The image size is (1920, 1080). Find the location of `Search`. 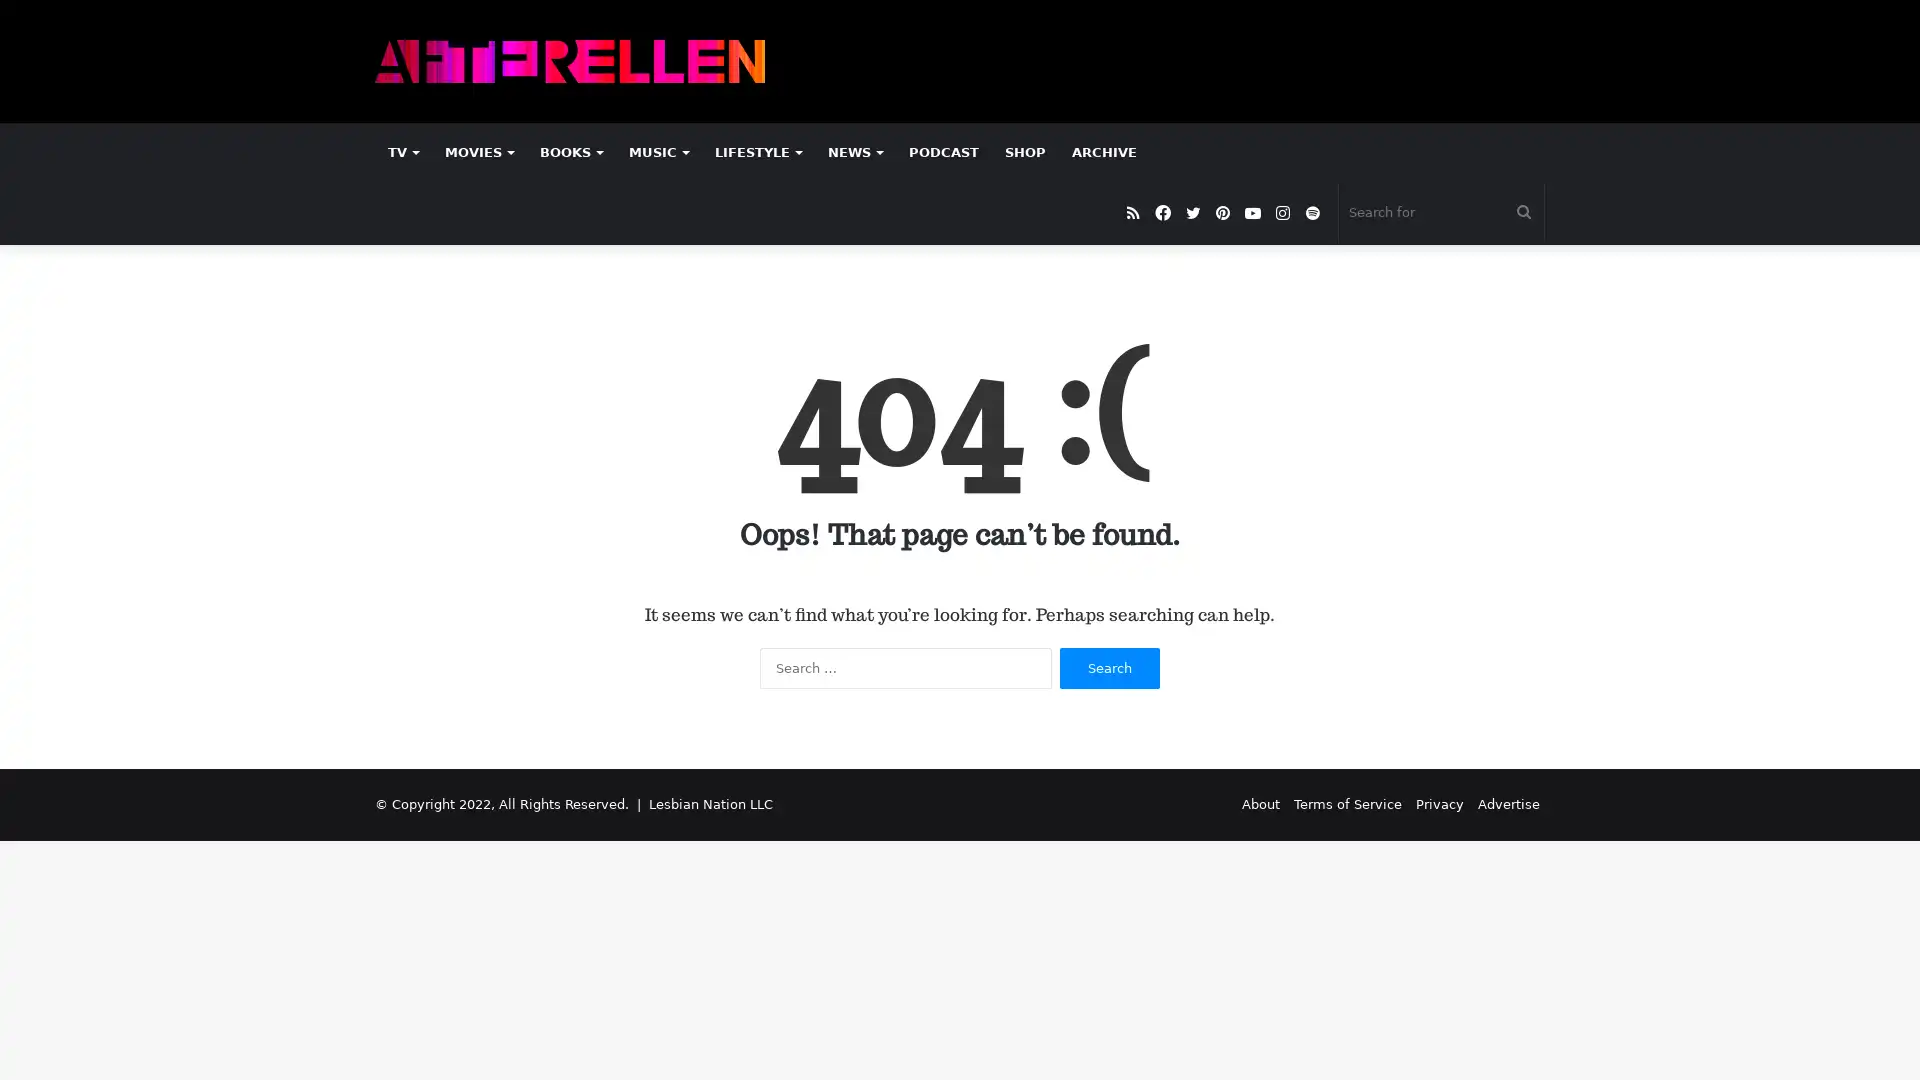

Search is located at coordinates (1108, 667).